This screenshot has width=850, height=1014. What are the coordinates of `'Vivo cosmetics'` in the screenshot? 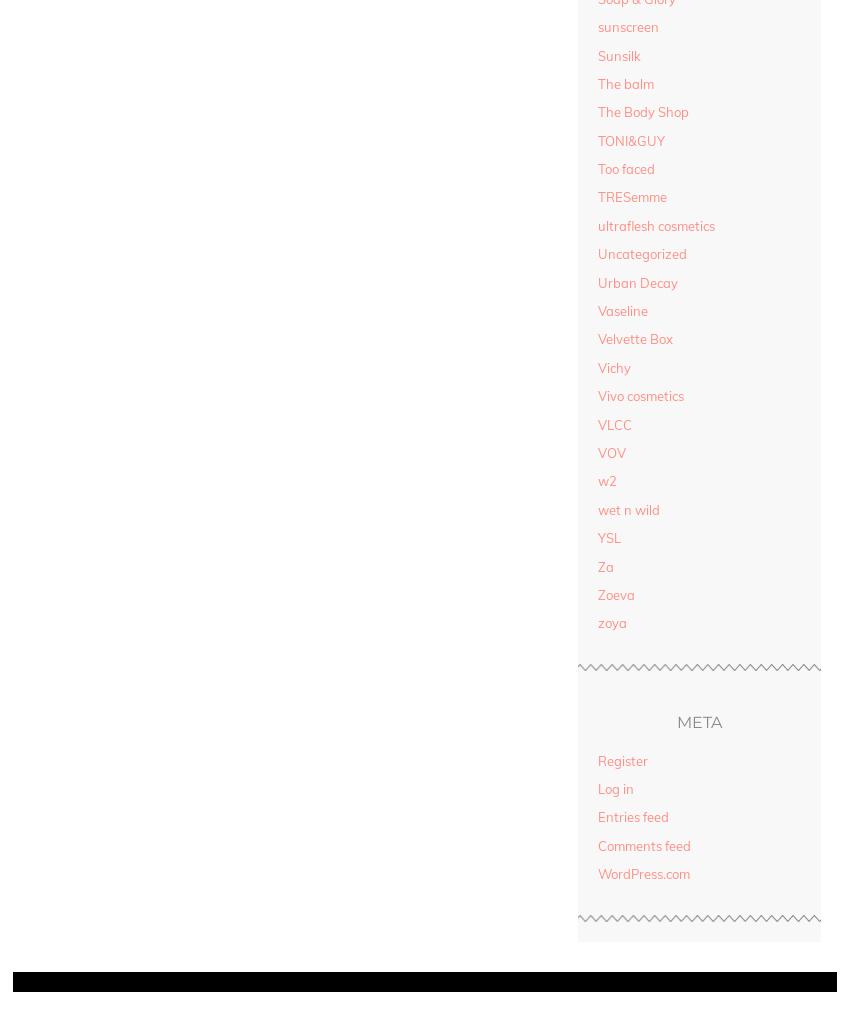 It's located at (596, 394).